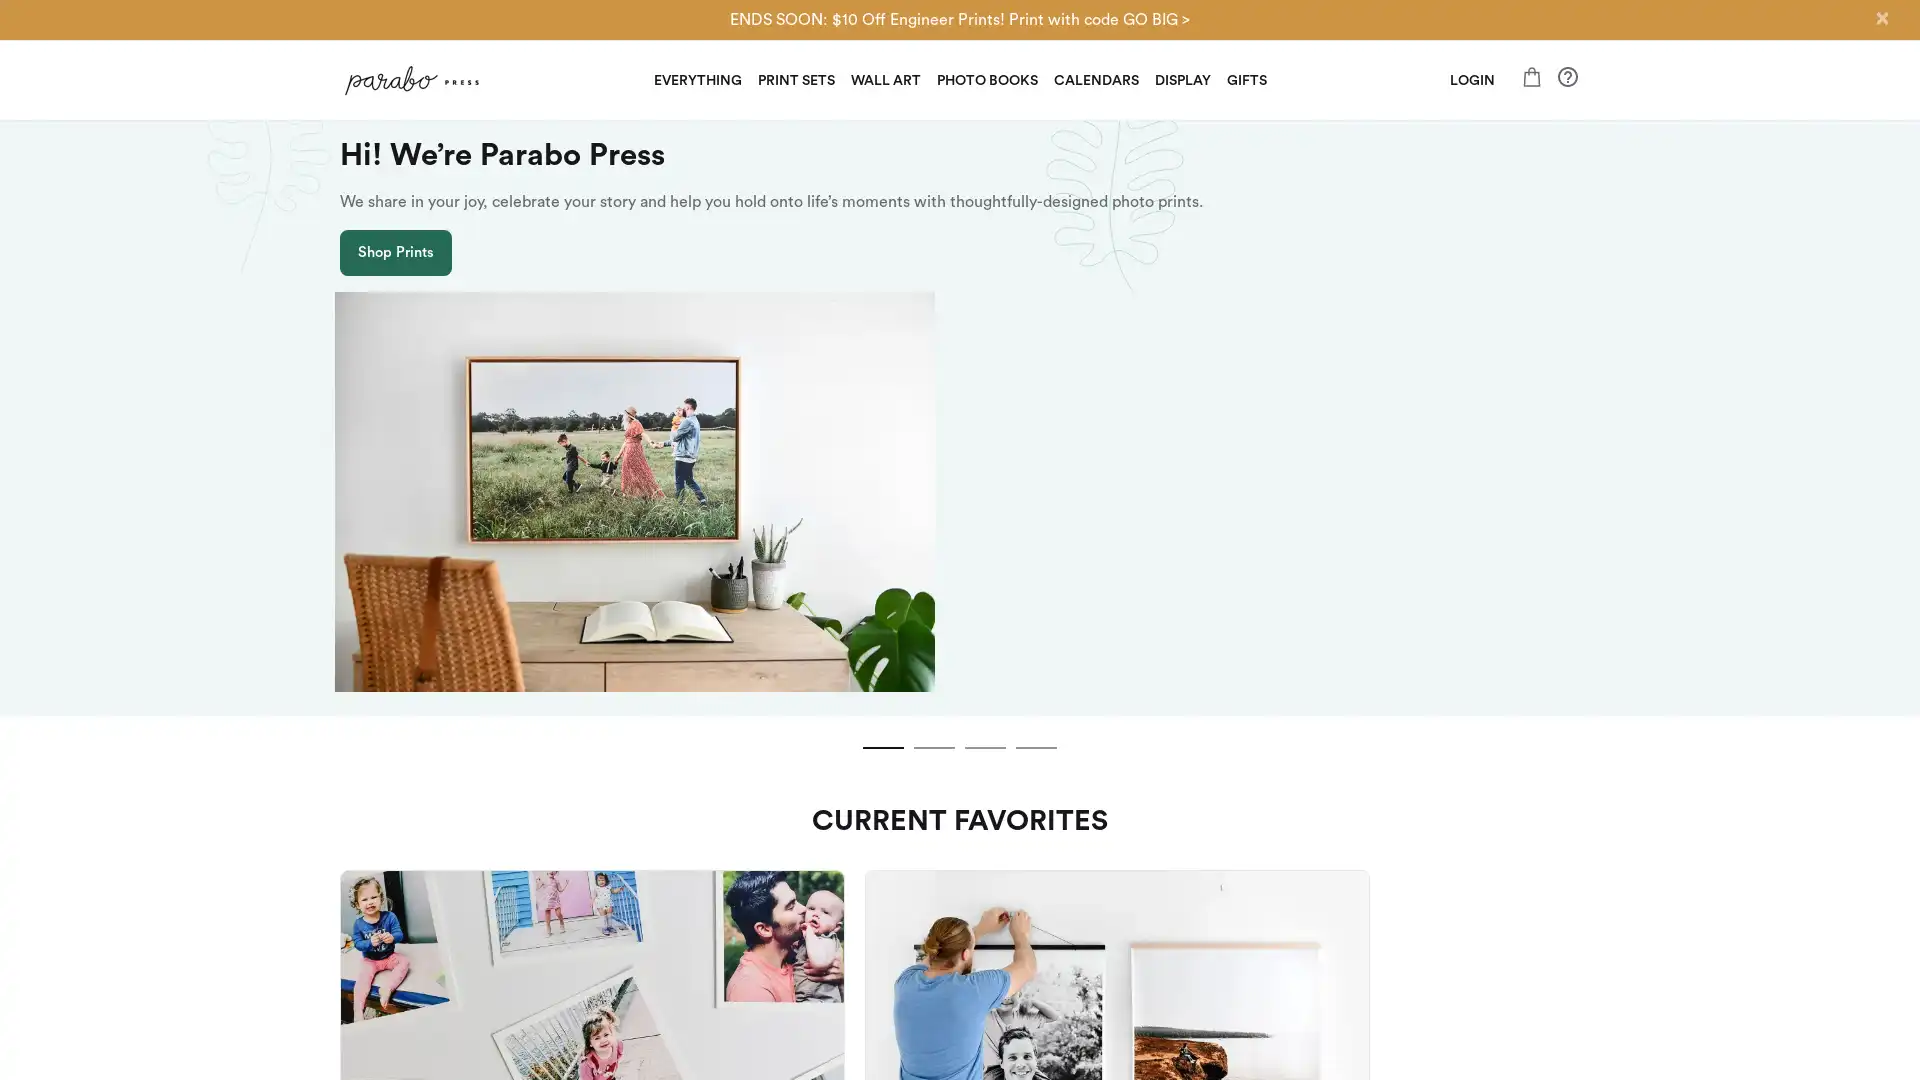  What do you see at coordinates (929, 552) in the screenshot?
I see `slide dot` at bounding box center [929, 552].